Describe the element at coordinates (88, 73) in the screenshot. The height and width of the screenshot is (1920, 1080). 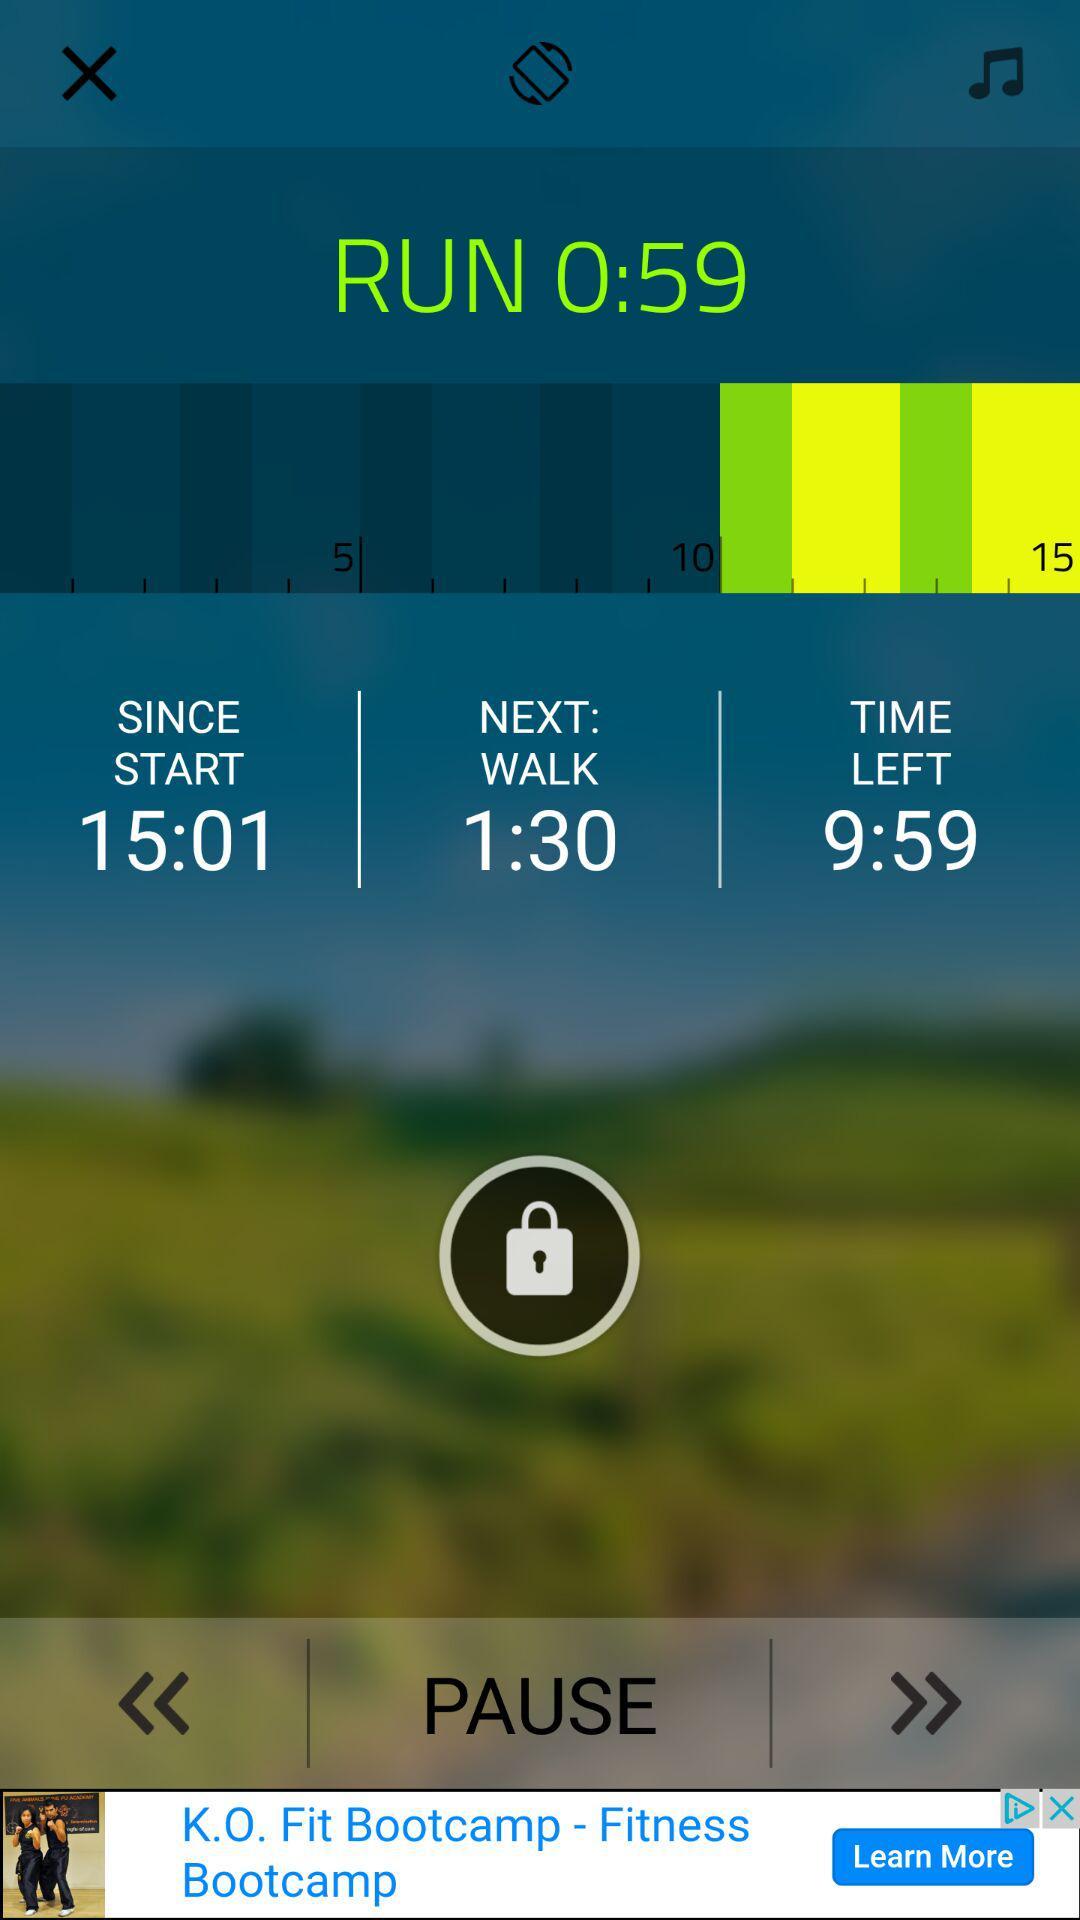
I see `the cross option on the top left corner` at that location.